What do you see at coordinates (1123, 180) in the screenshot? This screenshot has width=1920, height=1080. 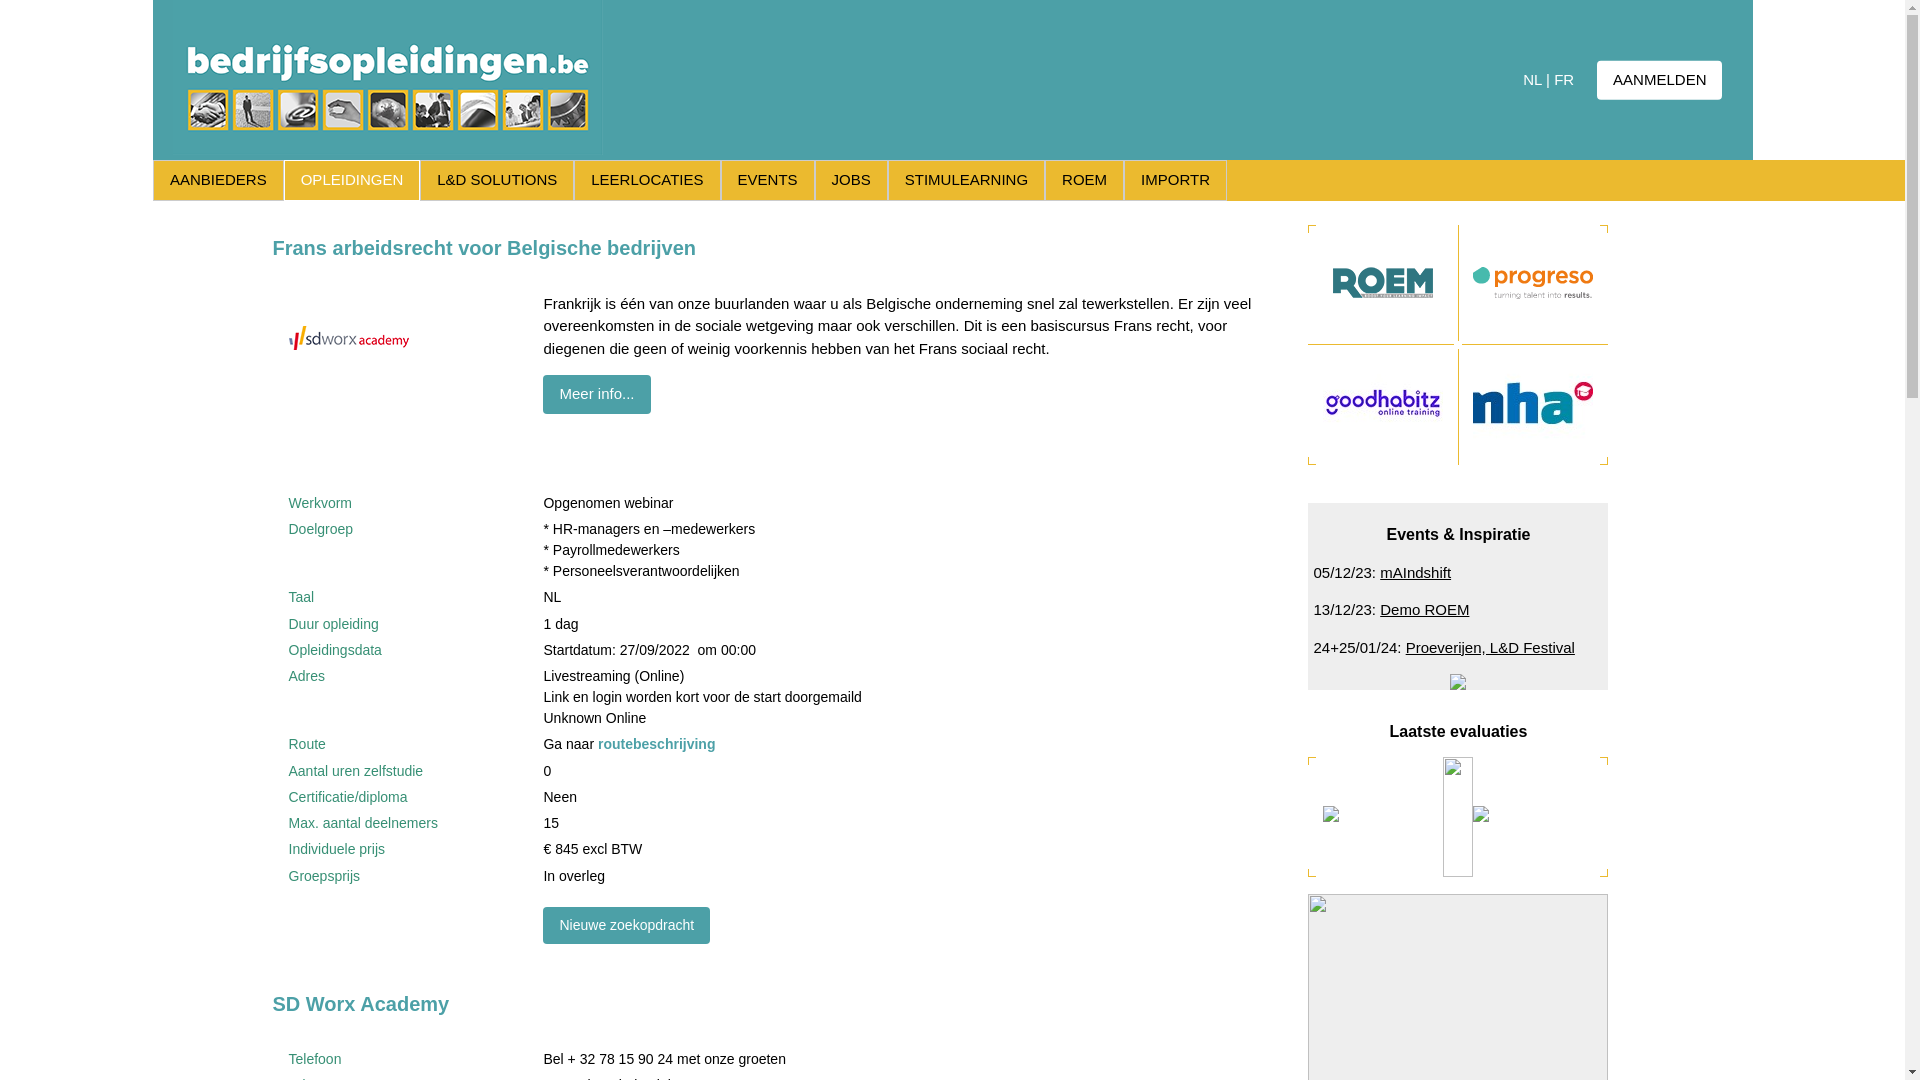 I see `'IMPORTR'` at bounding box center [1123, 180].